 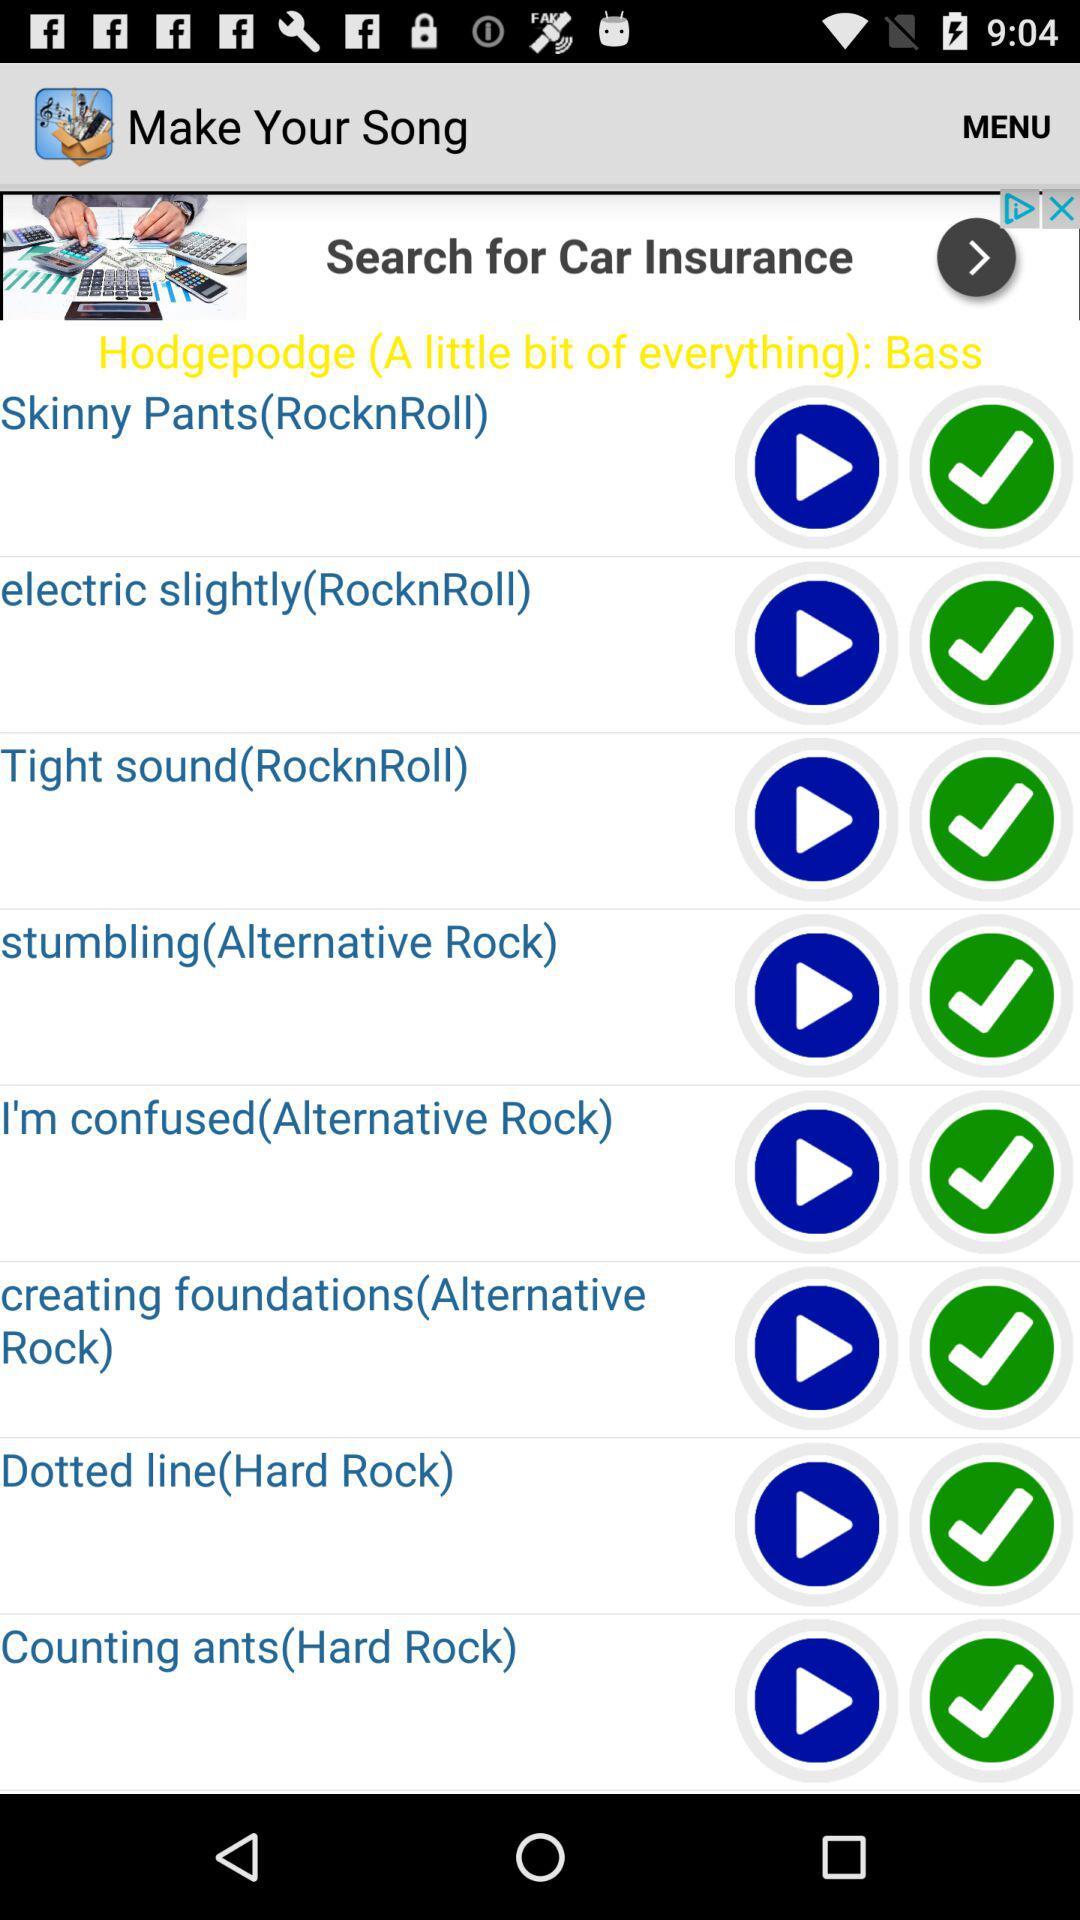 What do you see at coordinates (992, 1701) in the screenshot?
I see `this sound` at bounding box center [992, 1701].